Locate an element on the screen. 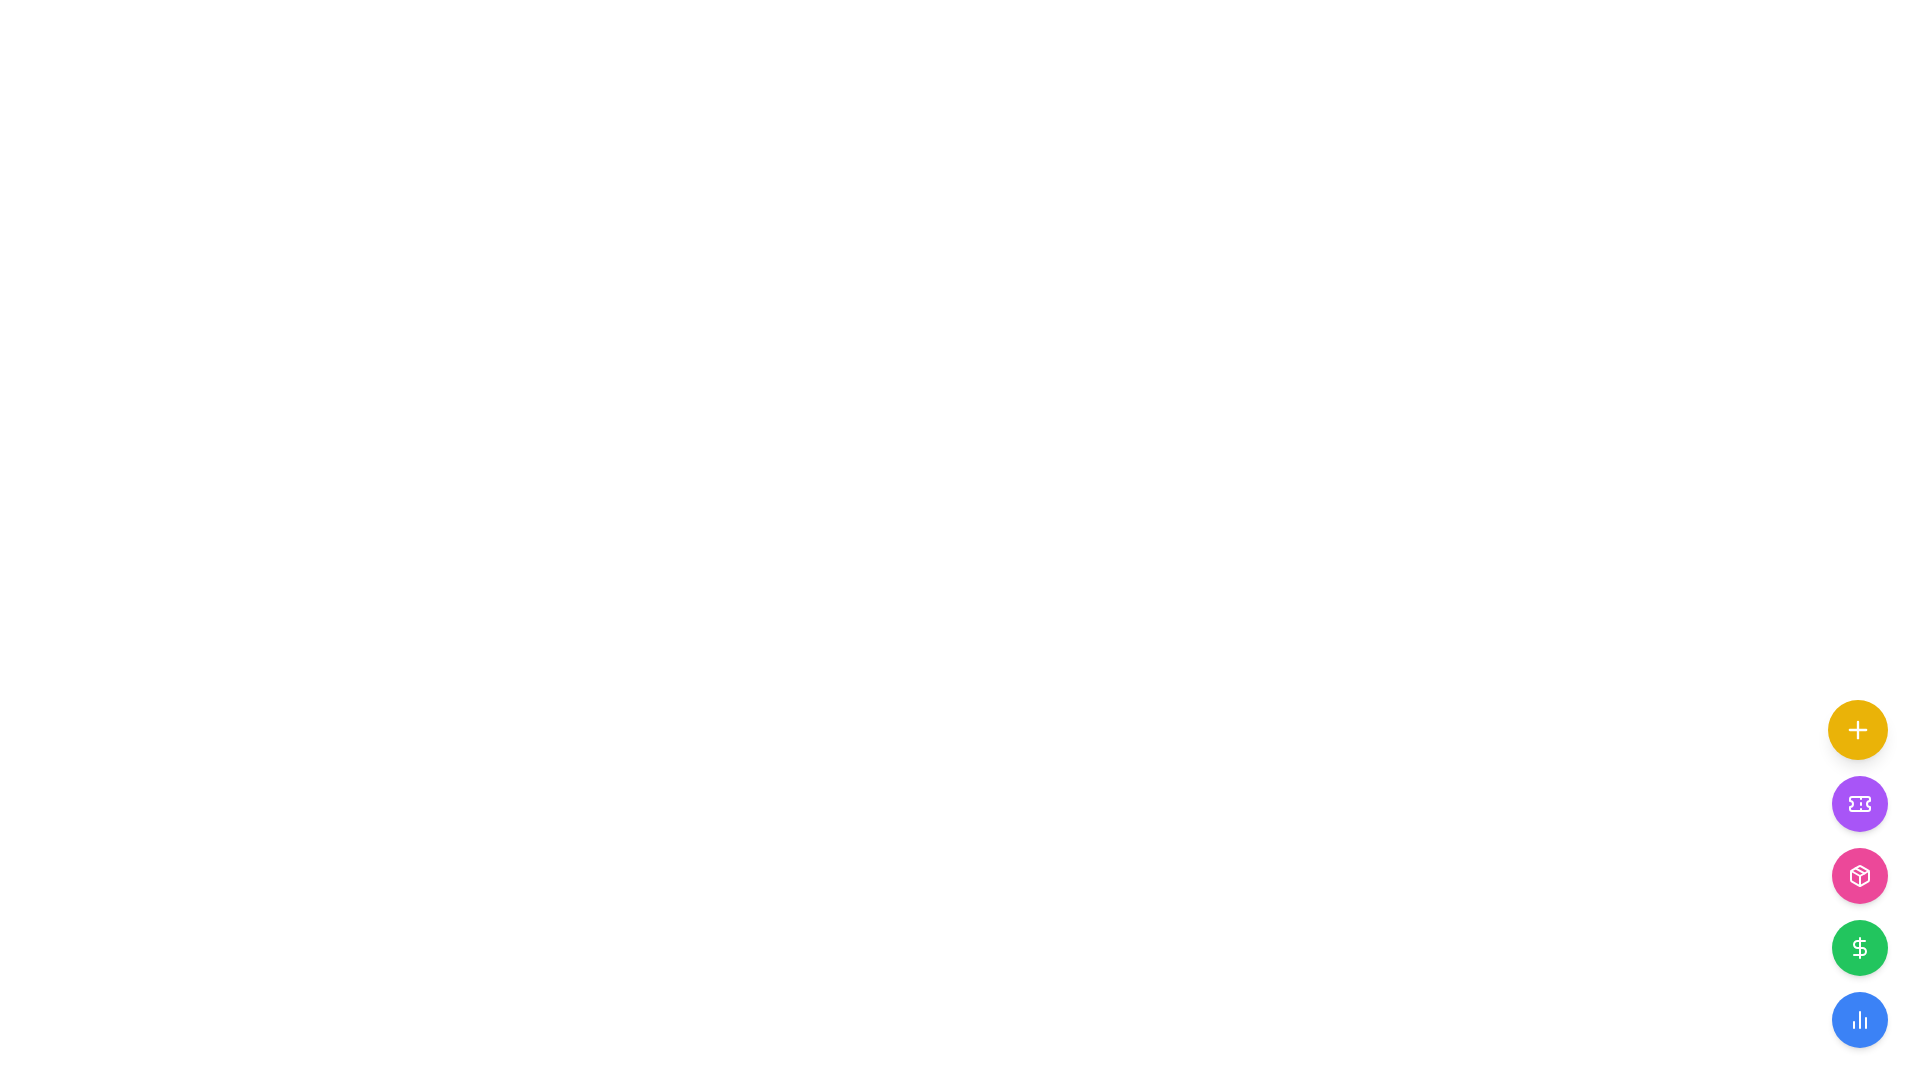 This screenshot has height=1080, width=1920. the 'Tickets' button, which is the second button in a vertical stack near the right edge of the viewport is located at coordinates (1859, 802).